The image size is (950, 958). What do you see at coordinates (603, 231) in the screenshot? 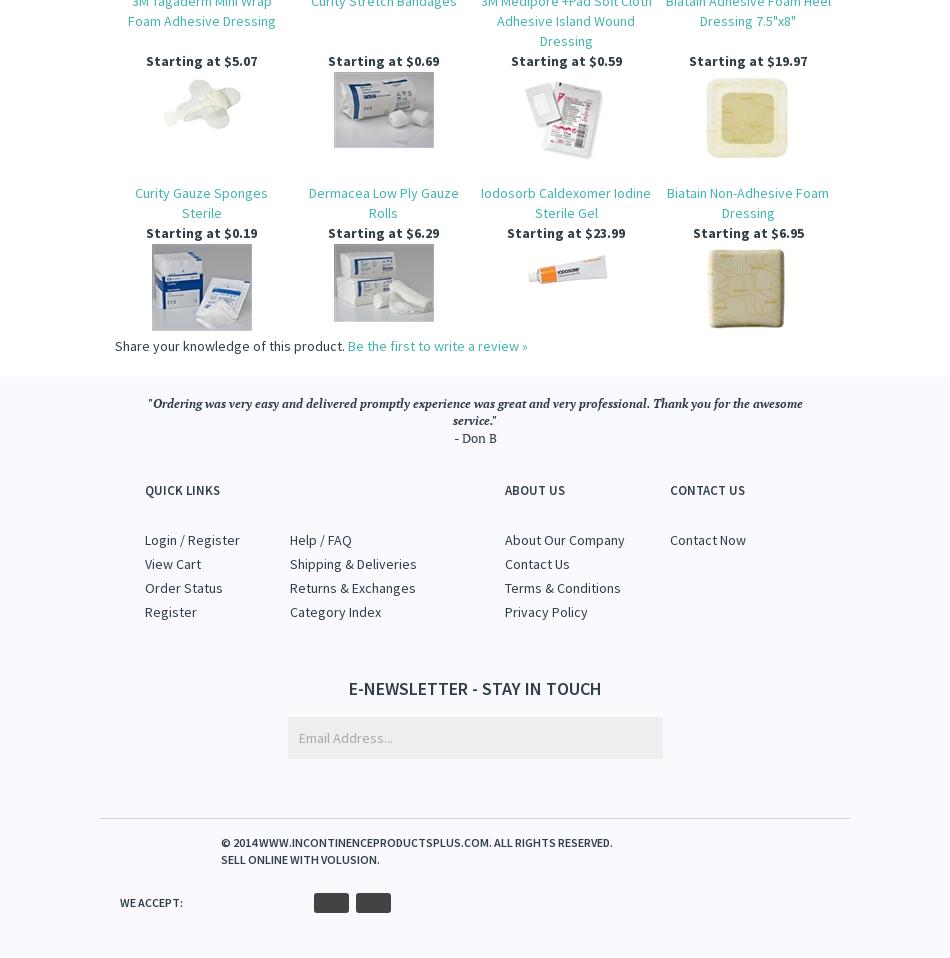
I see `'$23.99'` at bounding box center [603, 231].